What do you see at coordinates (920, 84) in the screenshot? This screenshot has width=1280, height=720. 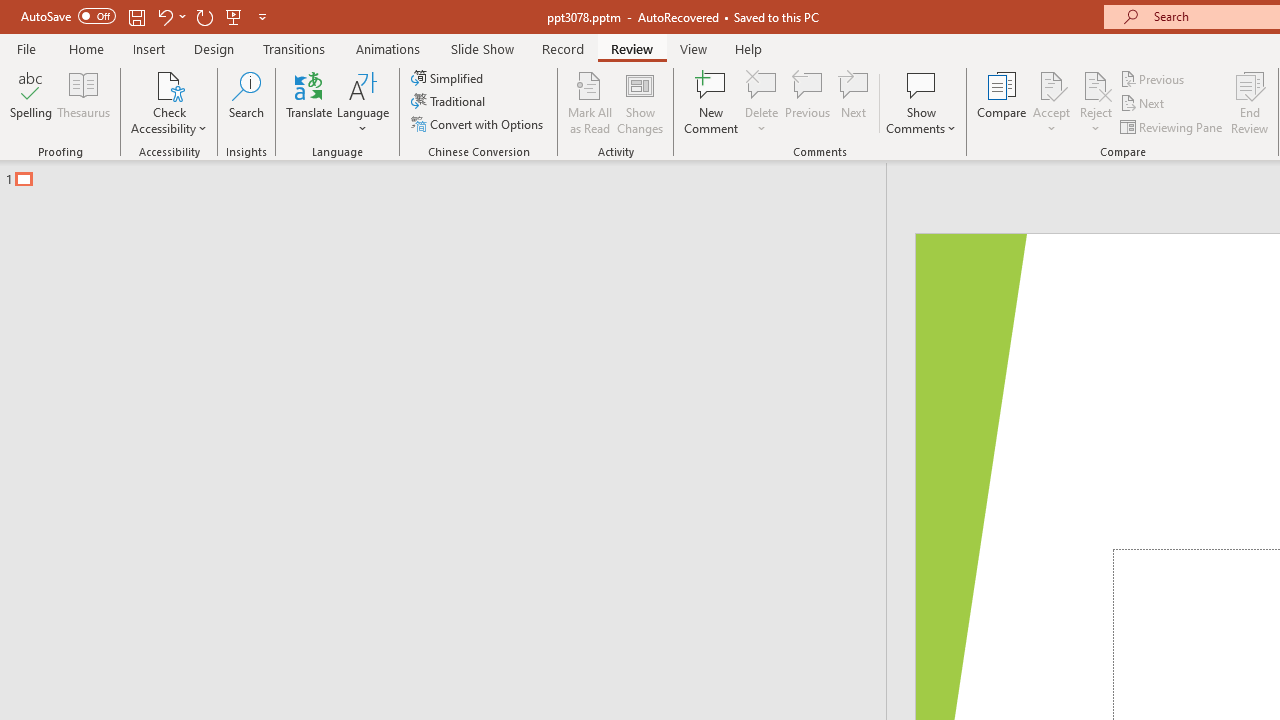 I see `'Show Comments'` at bounding box center [920, 84].